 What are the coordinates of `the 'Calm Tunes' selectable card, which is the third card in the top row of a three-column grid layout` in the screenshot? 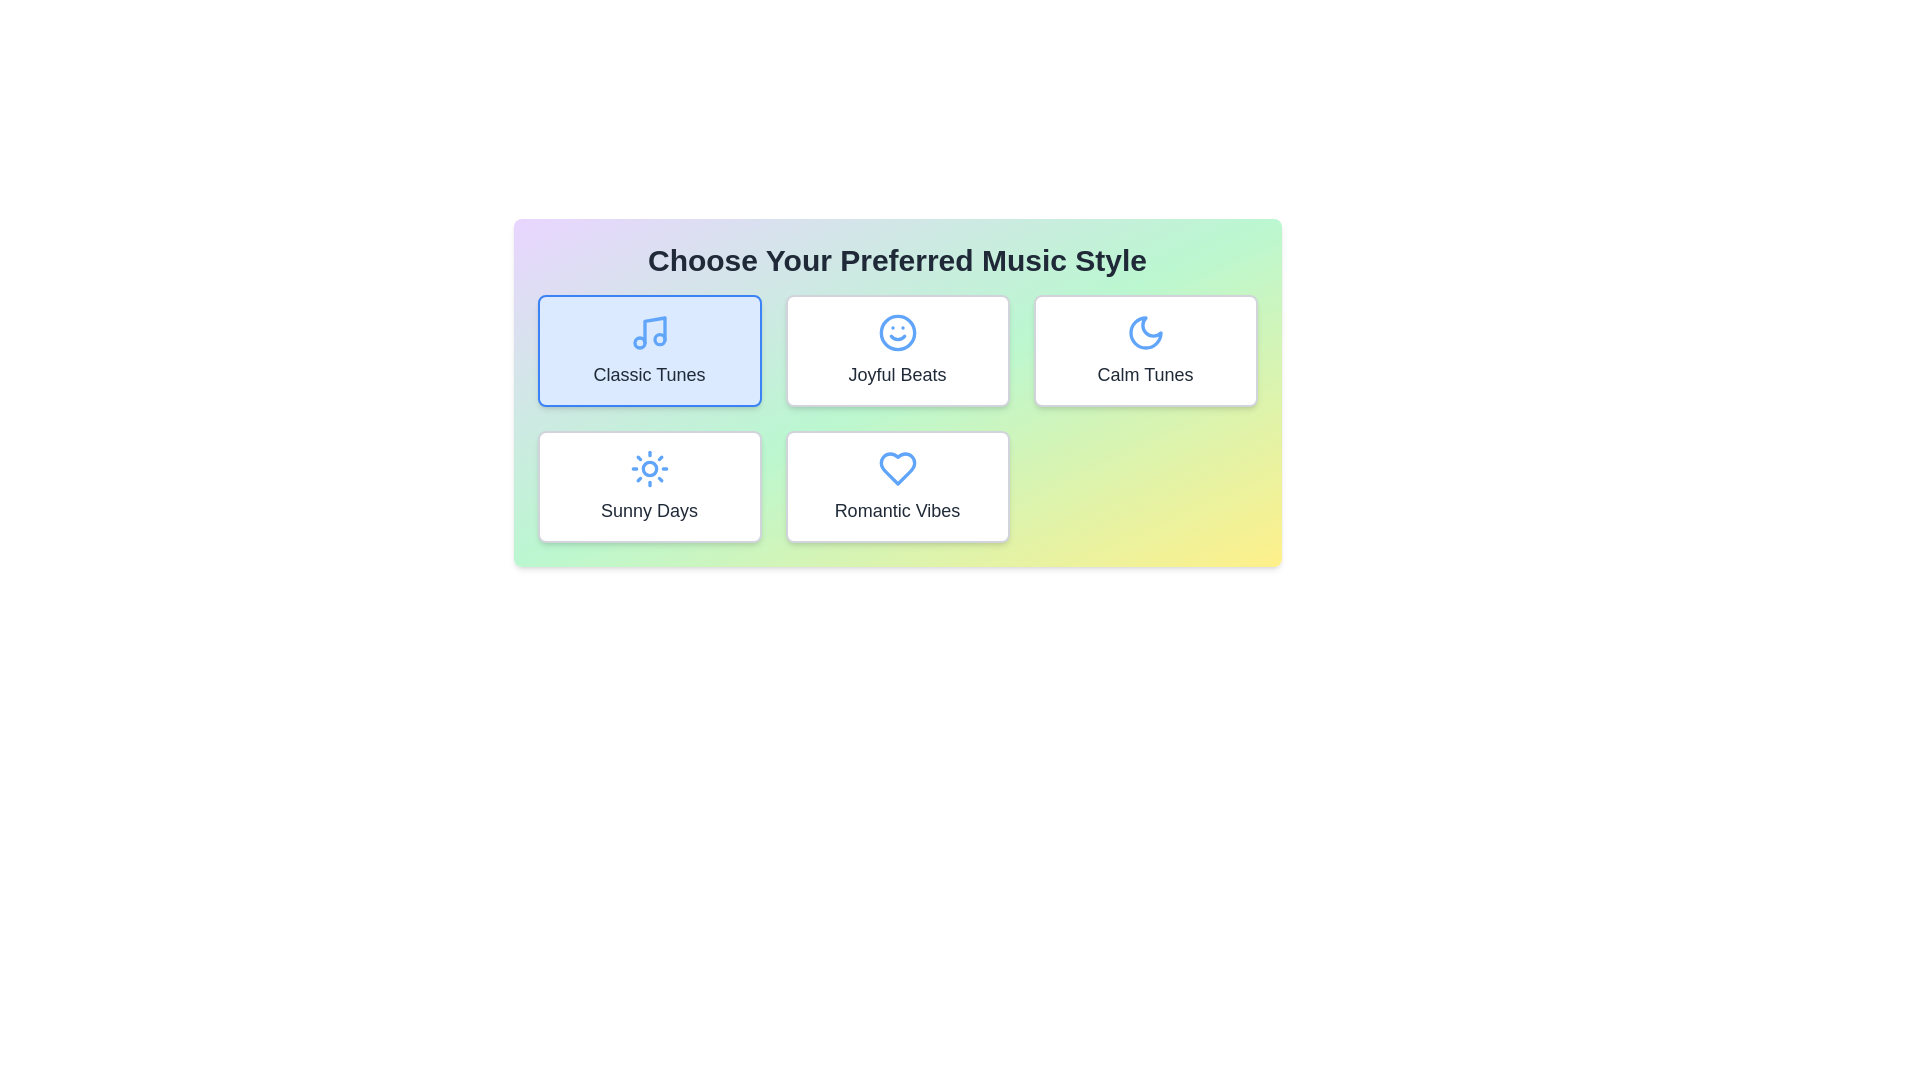 It's located at (1145, 350).